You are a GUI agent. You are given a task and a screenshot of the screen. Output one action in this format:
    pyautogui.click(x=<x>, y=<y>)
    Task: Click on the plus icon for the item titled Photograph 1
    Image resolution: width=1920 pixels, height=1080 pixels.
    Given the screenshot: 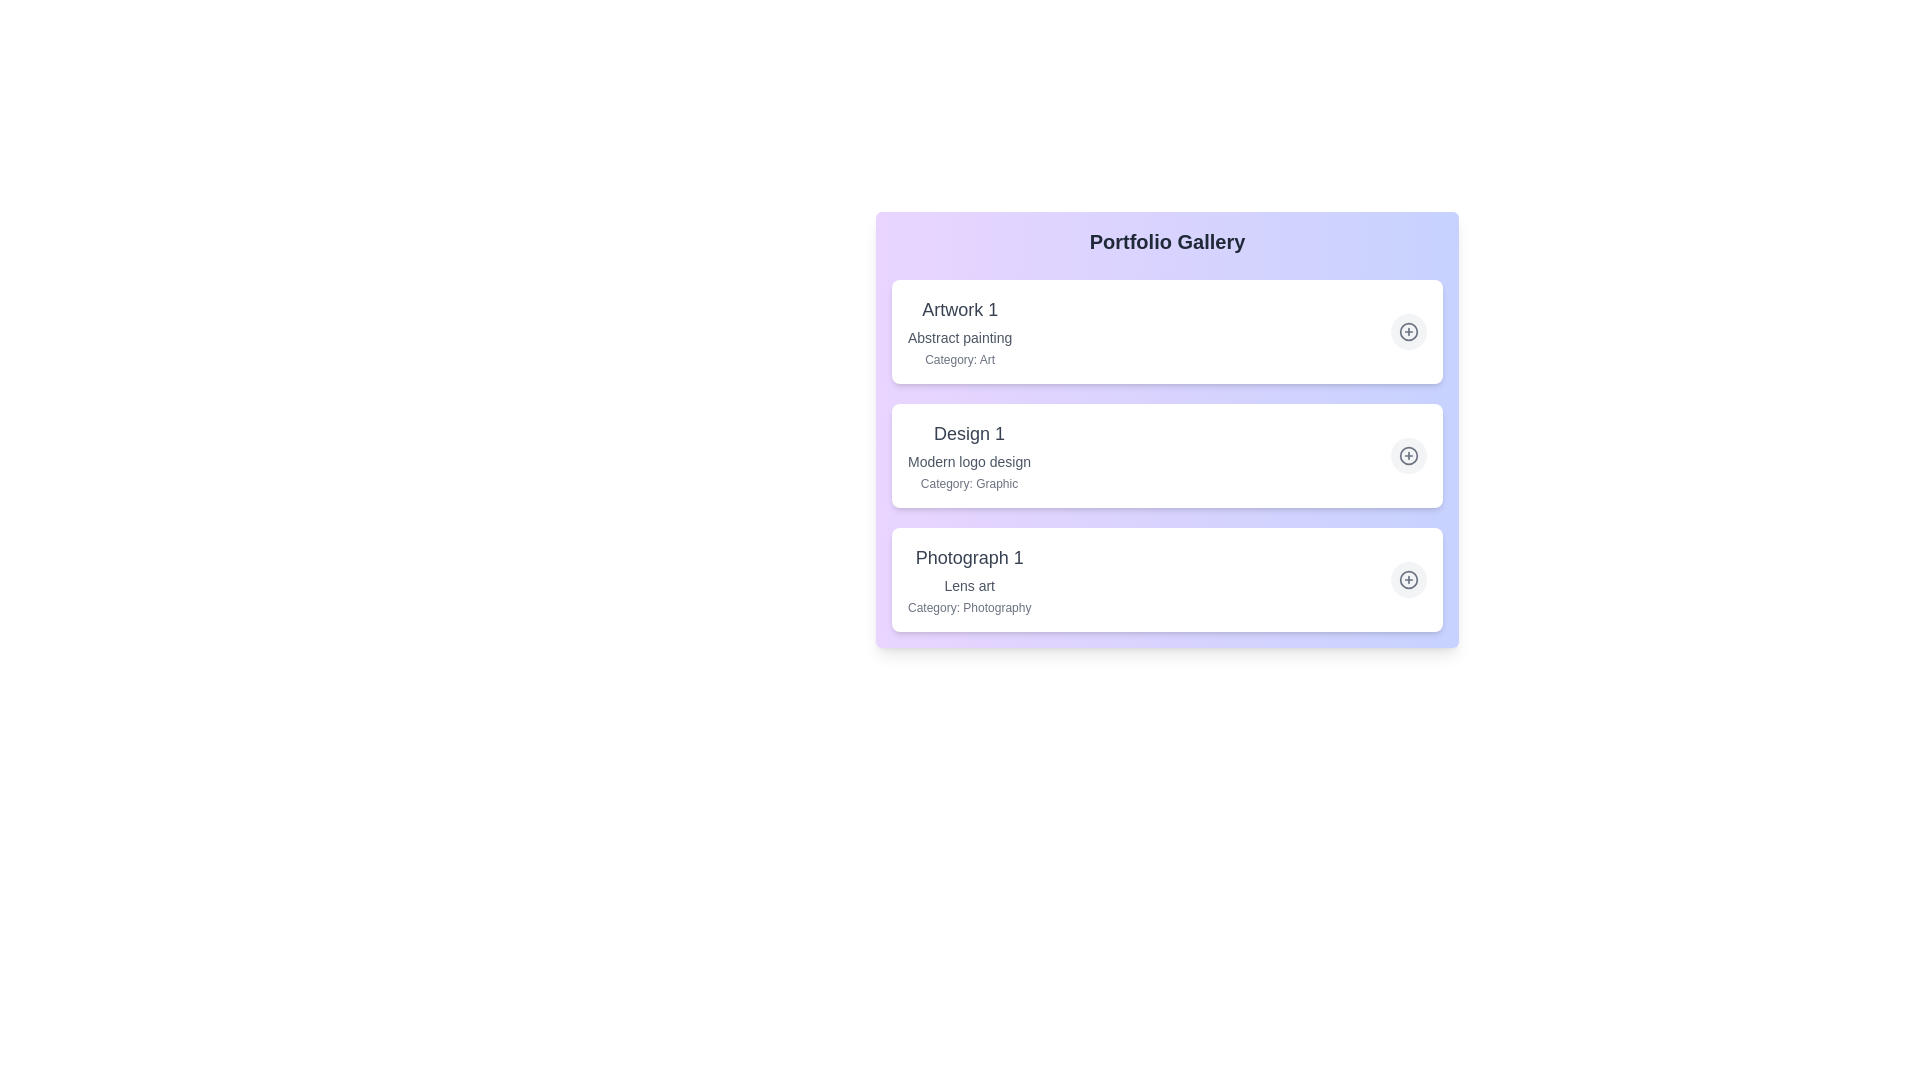 What is the action you would take?
    pyautogui.click(x=1408, y=579)
    